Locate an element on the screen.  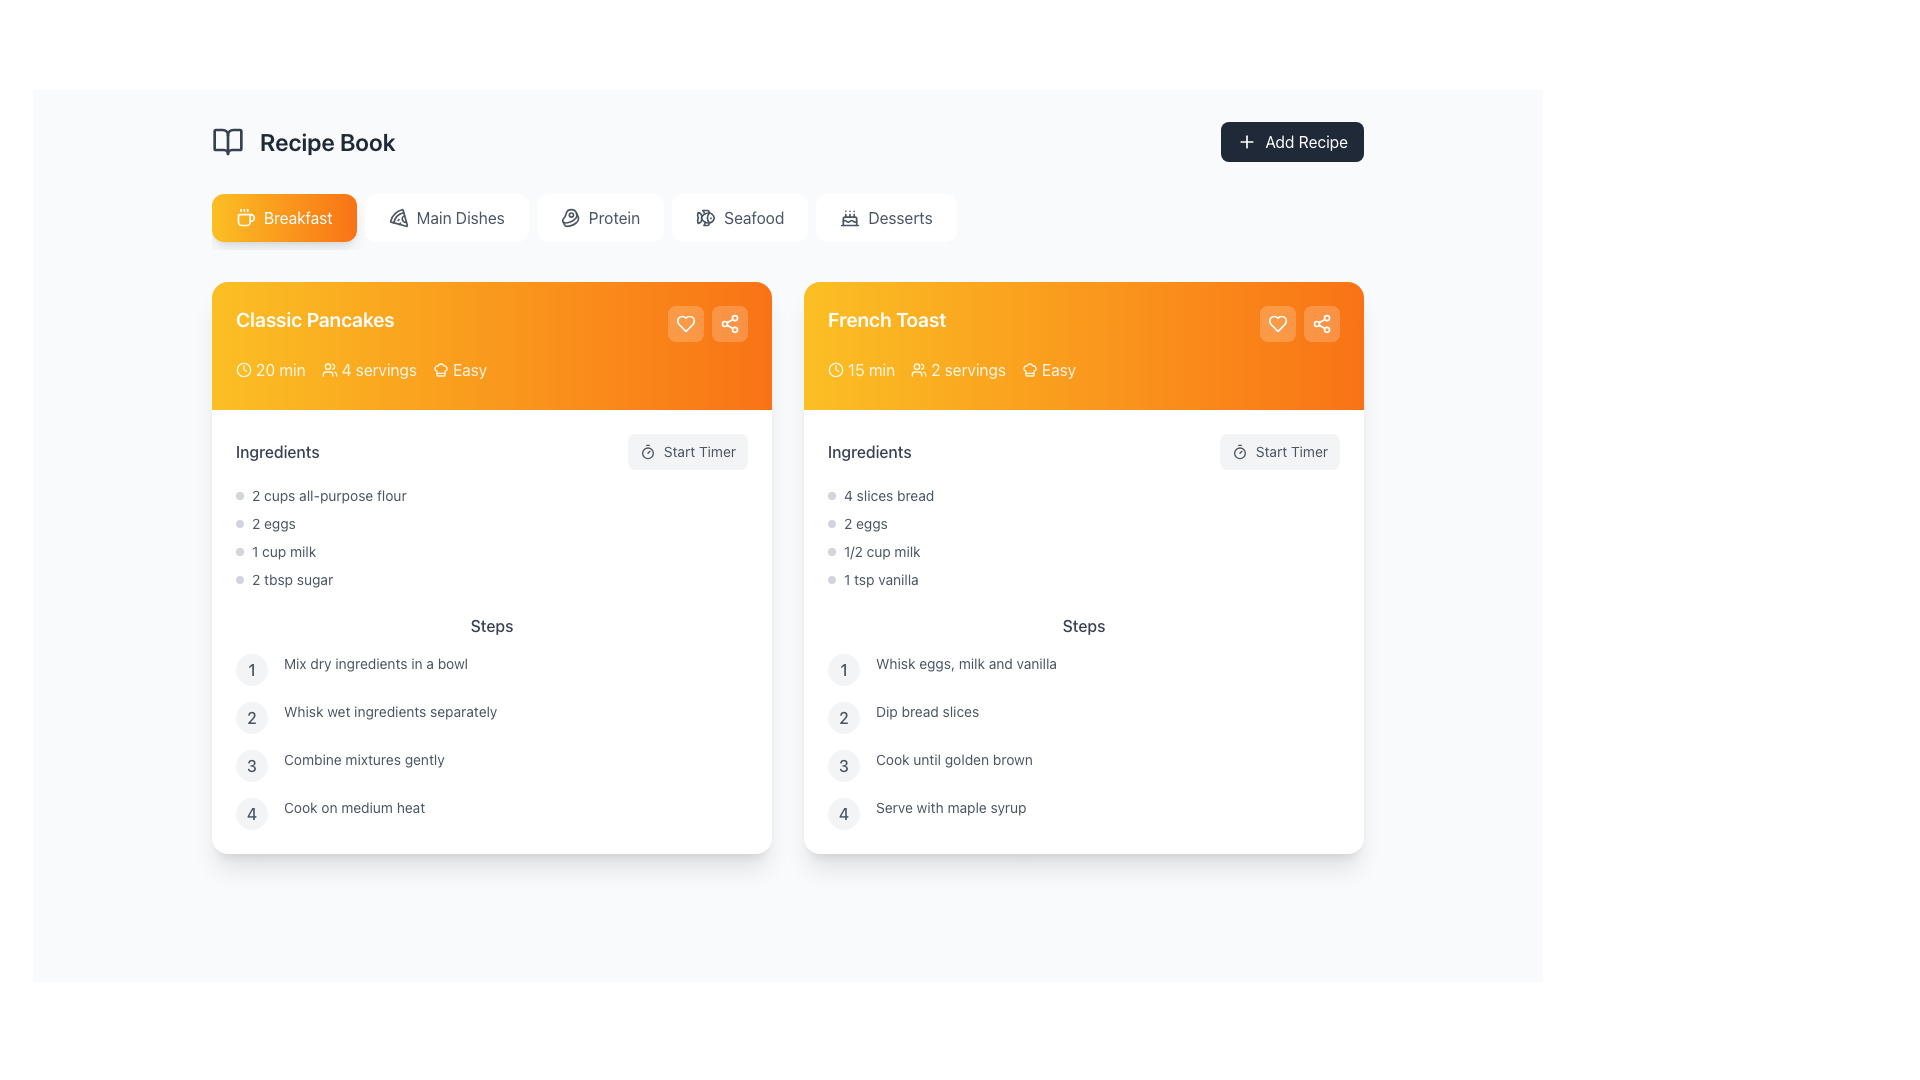
text from the Text Label that indicates the amount and type of sugar for the 'Classic Pancakes' recipe, located in the ingredients list after '1 cup milk' is located at coordinates (291, 579).